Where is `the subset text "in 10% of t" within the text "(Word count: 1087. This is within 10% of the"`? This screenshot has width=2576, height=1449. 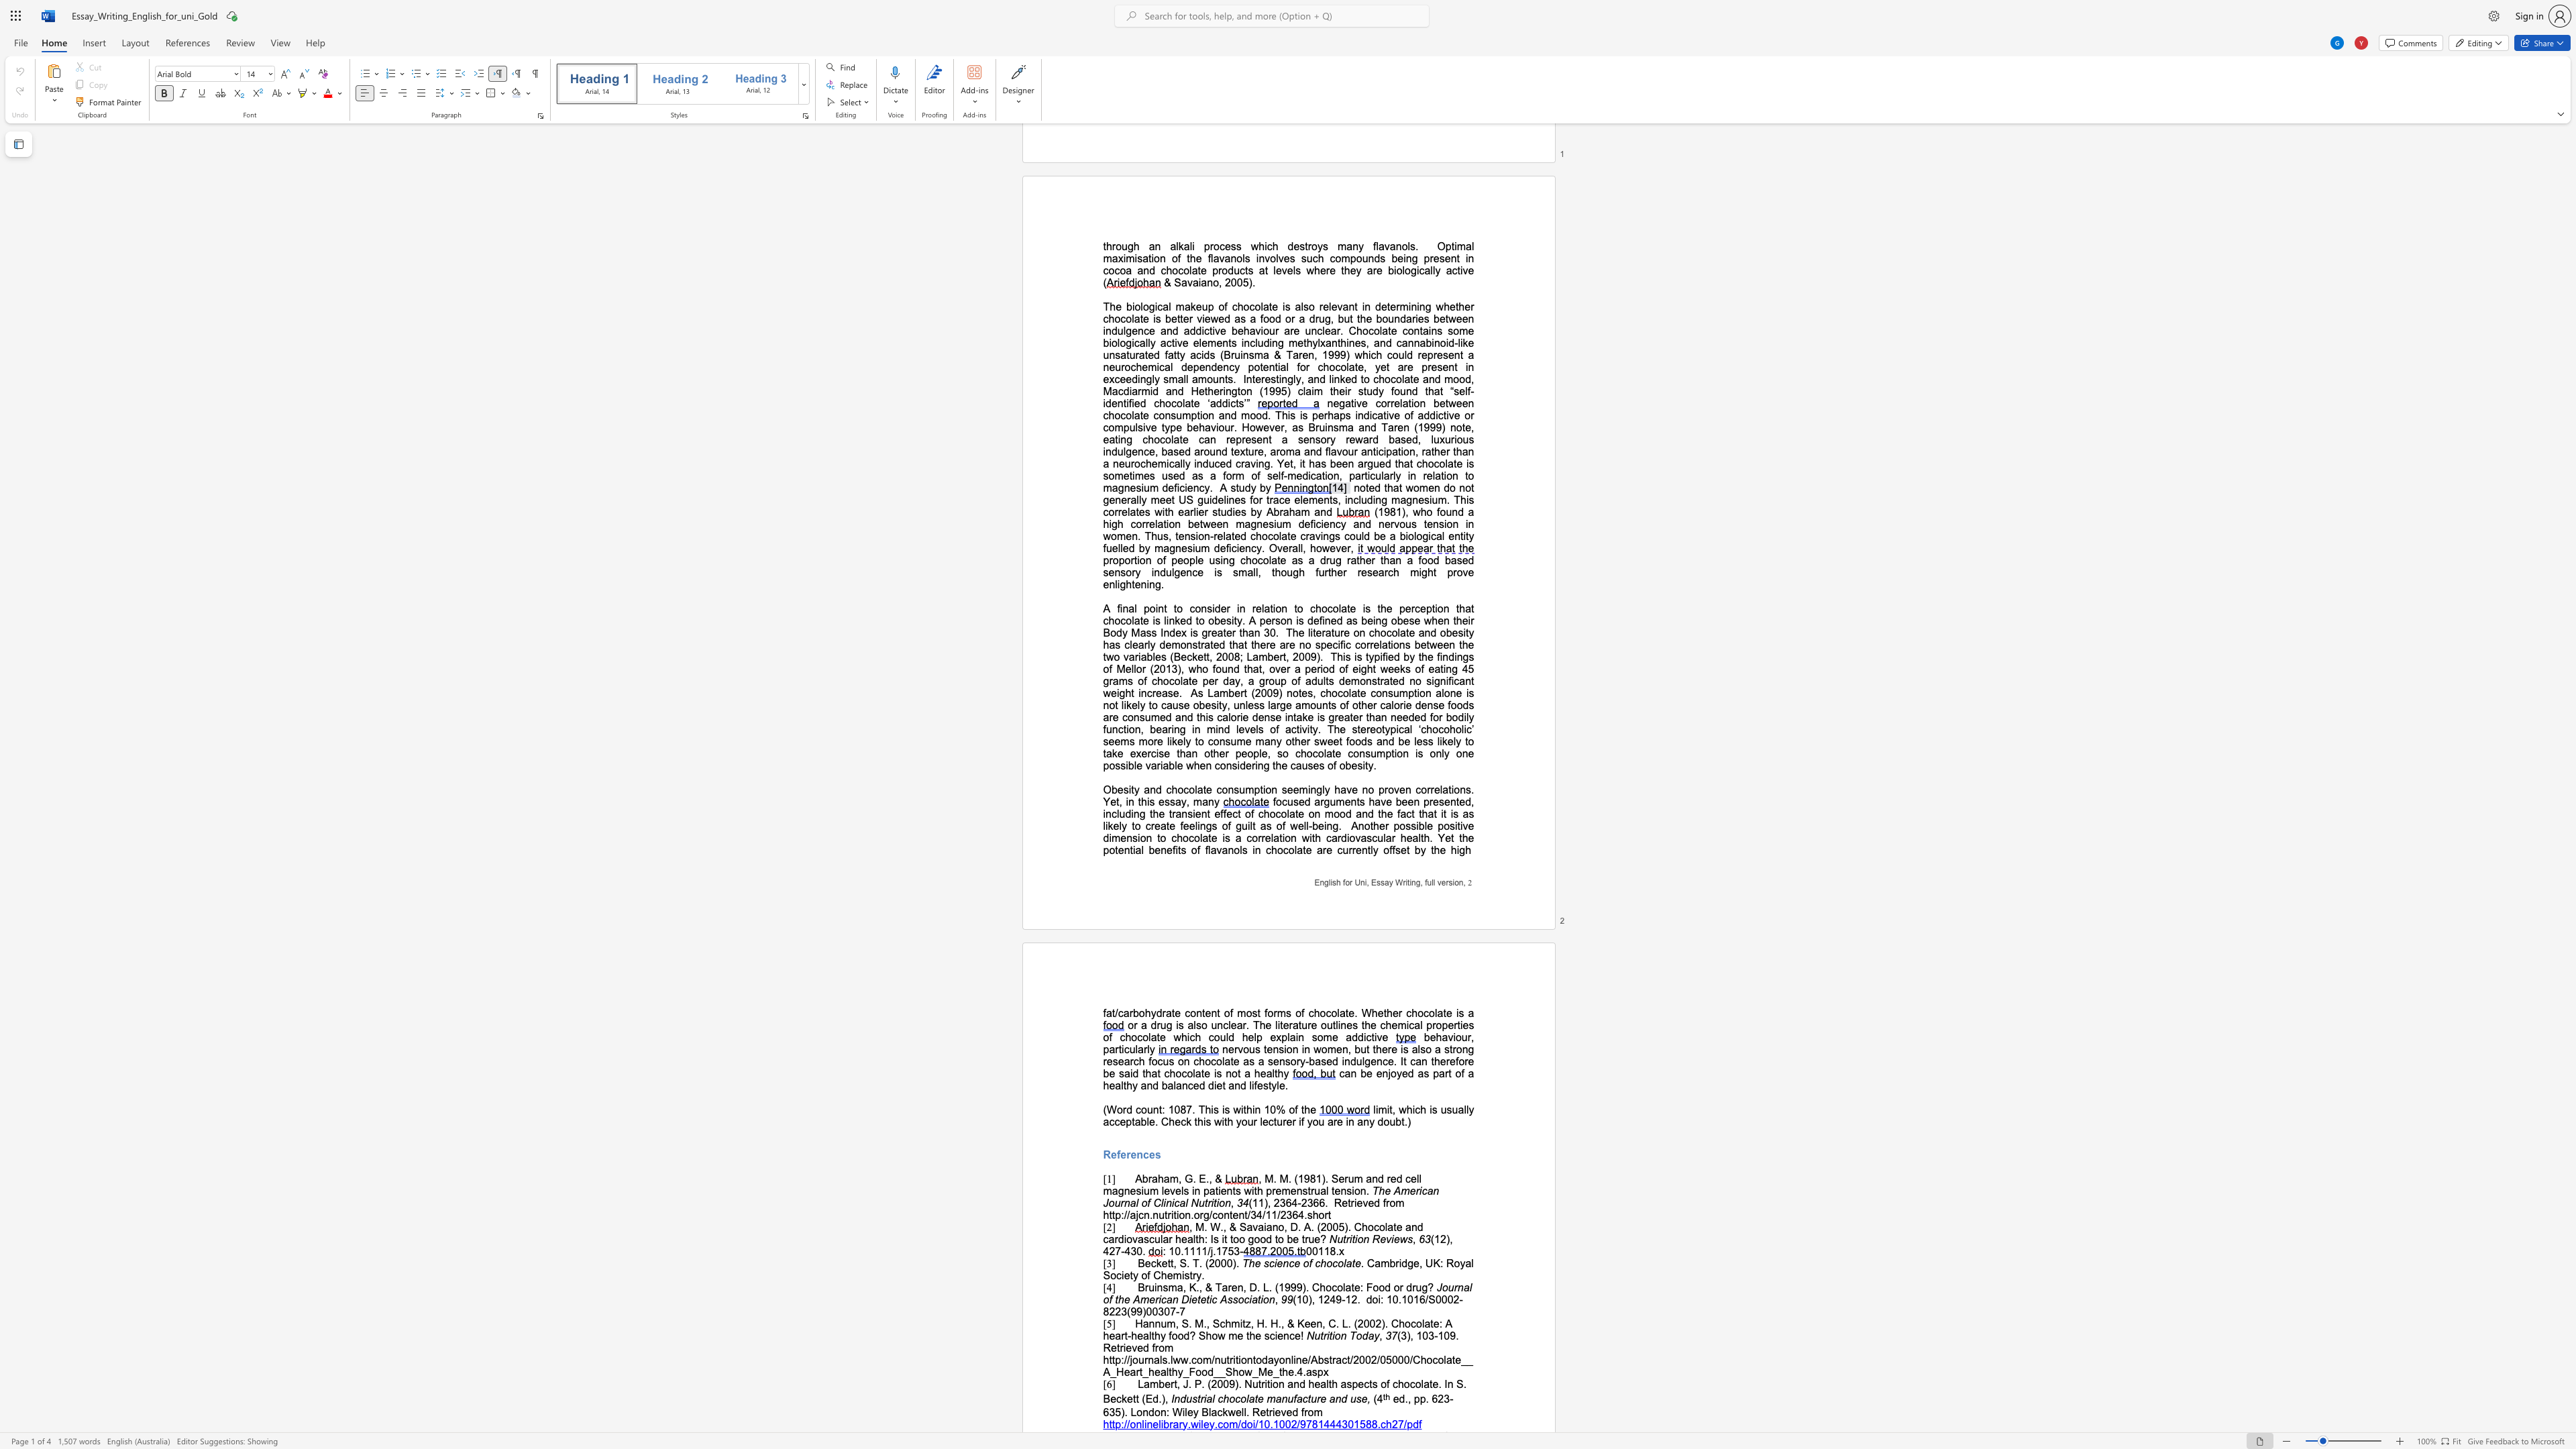 the subset text "in 10% of t" within the text "(Word count: 1087. This is within 10% of the" is located at coordinates (1252, 1108).